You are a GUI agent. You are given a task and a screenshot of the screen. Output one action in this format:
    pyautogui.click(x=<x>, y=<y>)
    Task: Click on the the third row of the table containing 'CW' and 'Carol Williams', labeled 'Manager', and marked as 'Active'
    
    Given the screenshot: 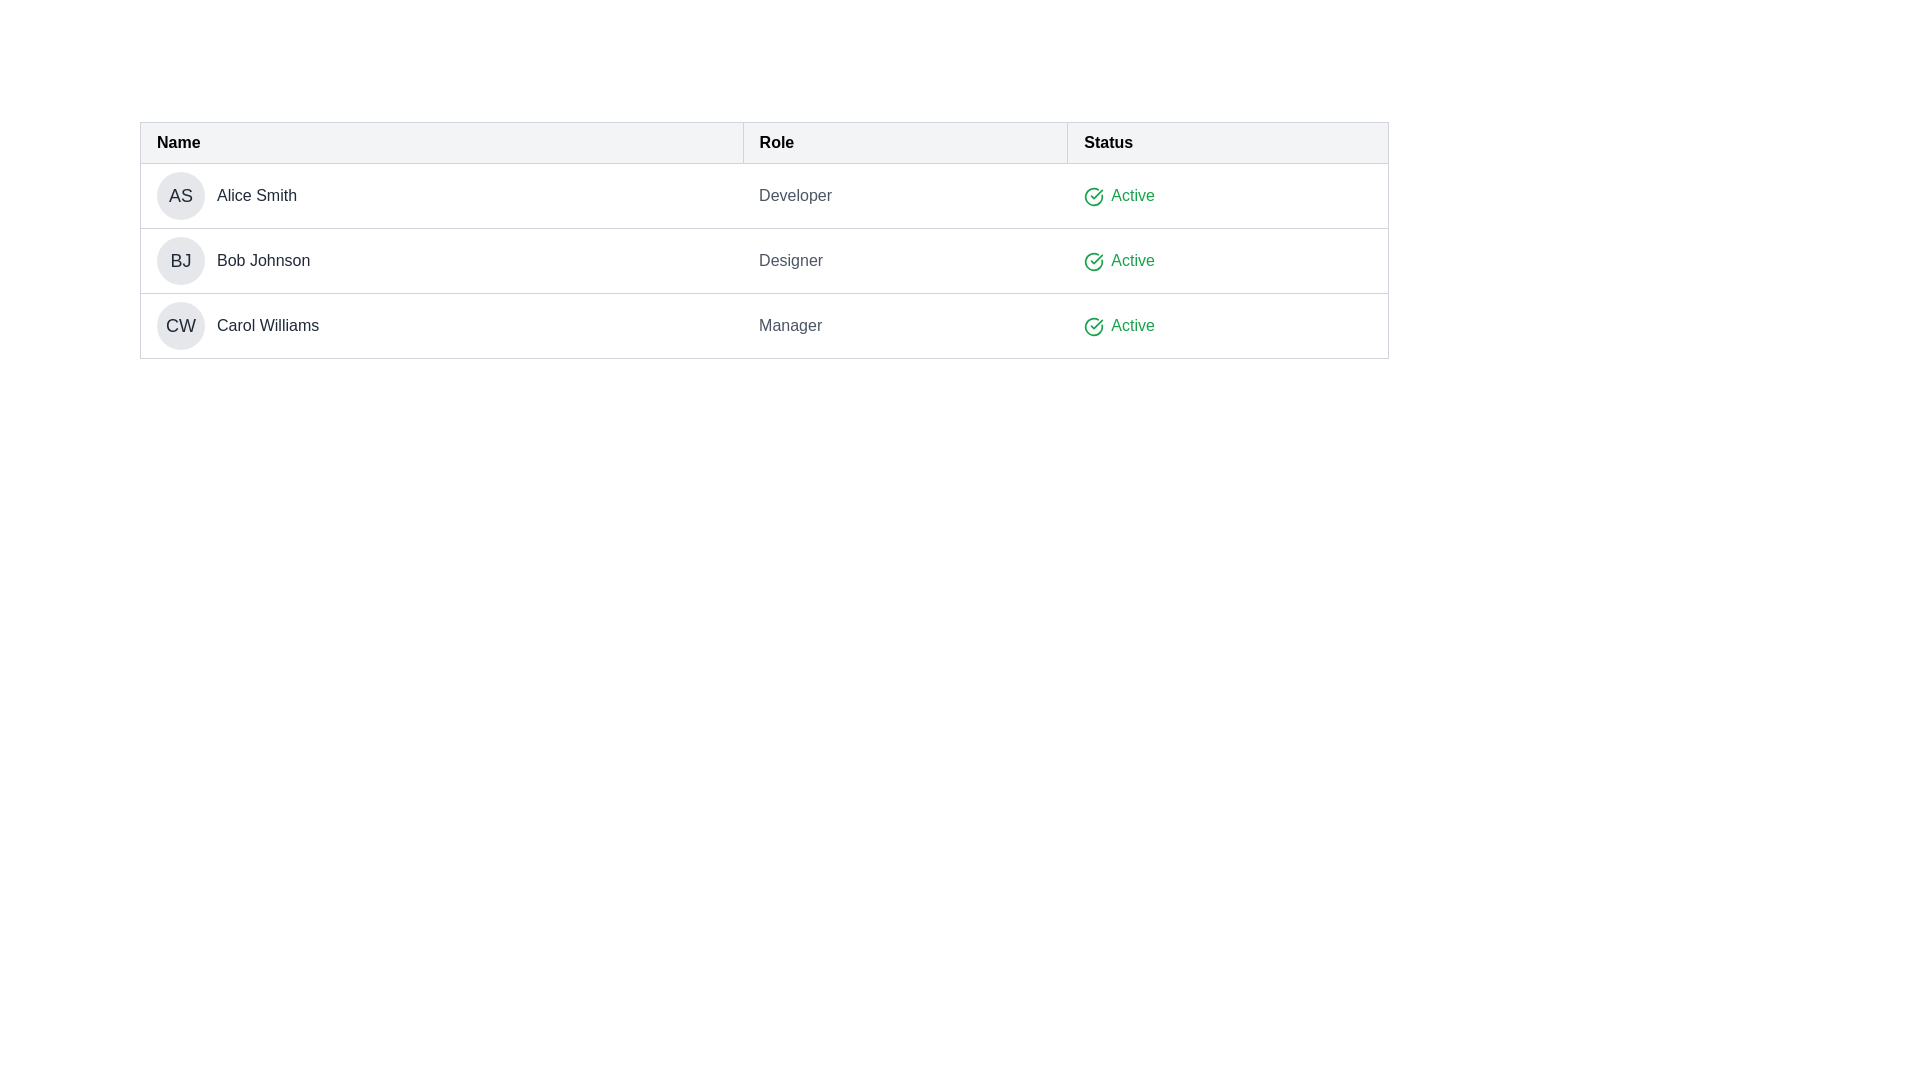 What is the action you would take?
    pyautogui.click(x=763, y=325)
    